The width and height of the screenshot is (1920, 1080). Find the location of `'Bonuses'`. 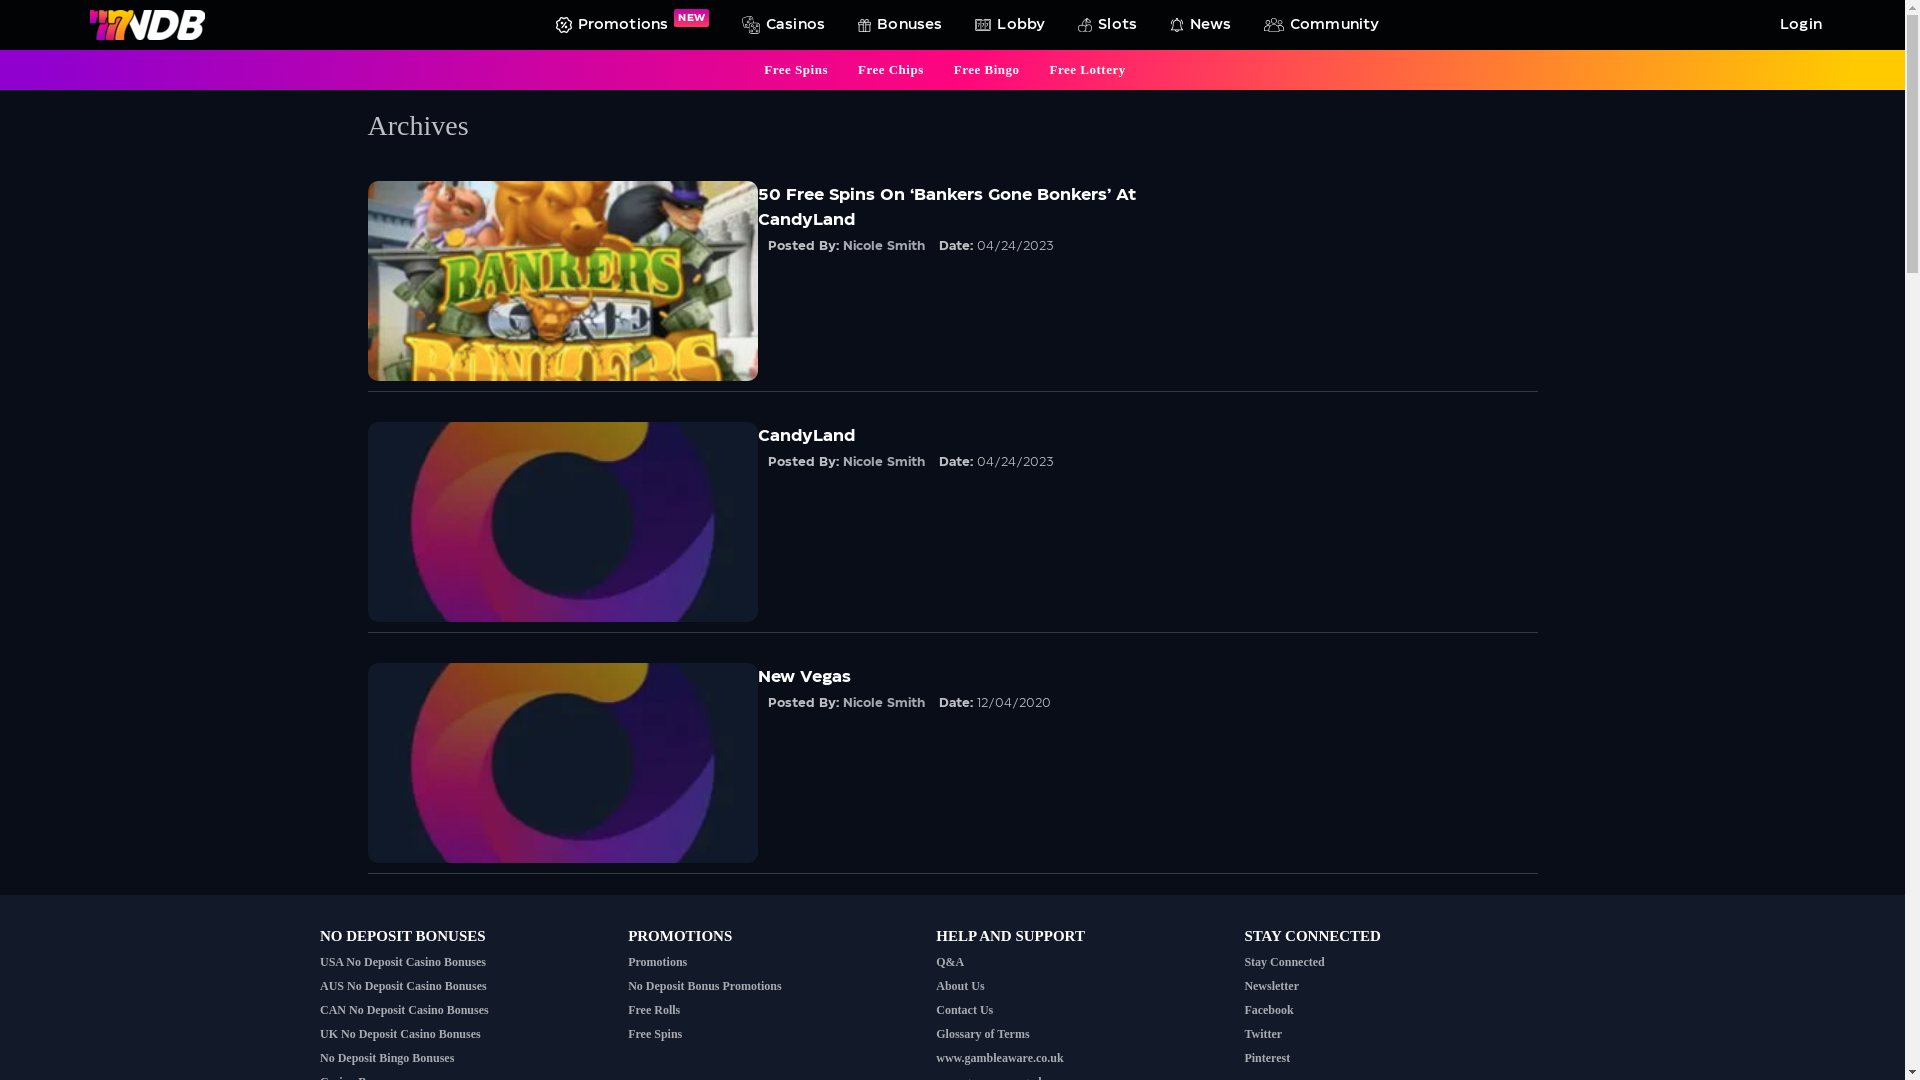

'Bonuses' is located at coordinates (895, 24).